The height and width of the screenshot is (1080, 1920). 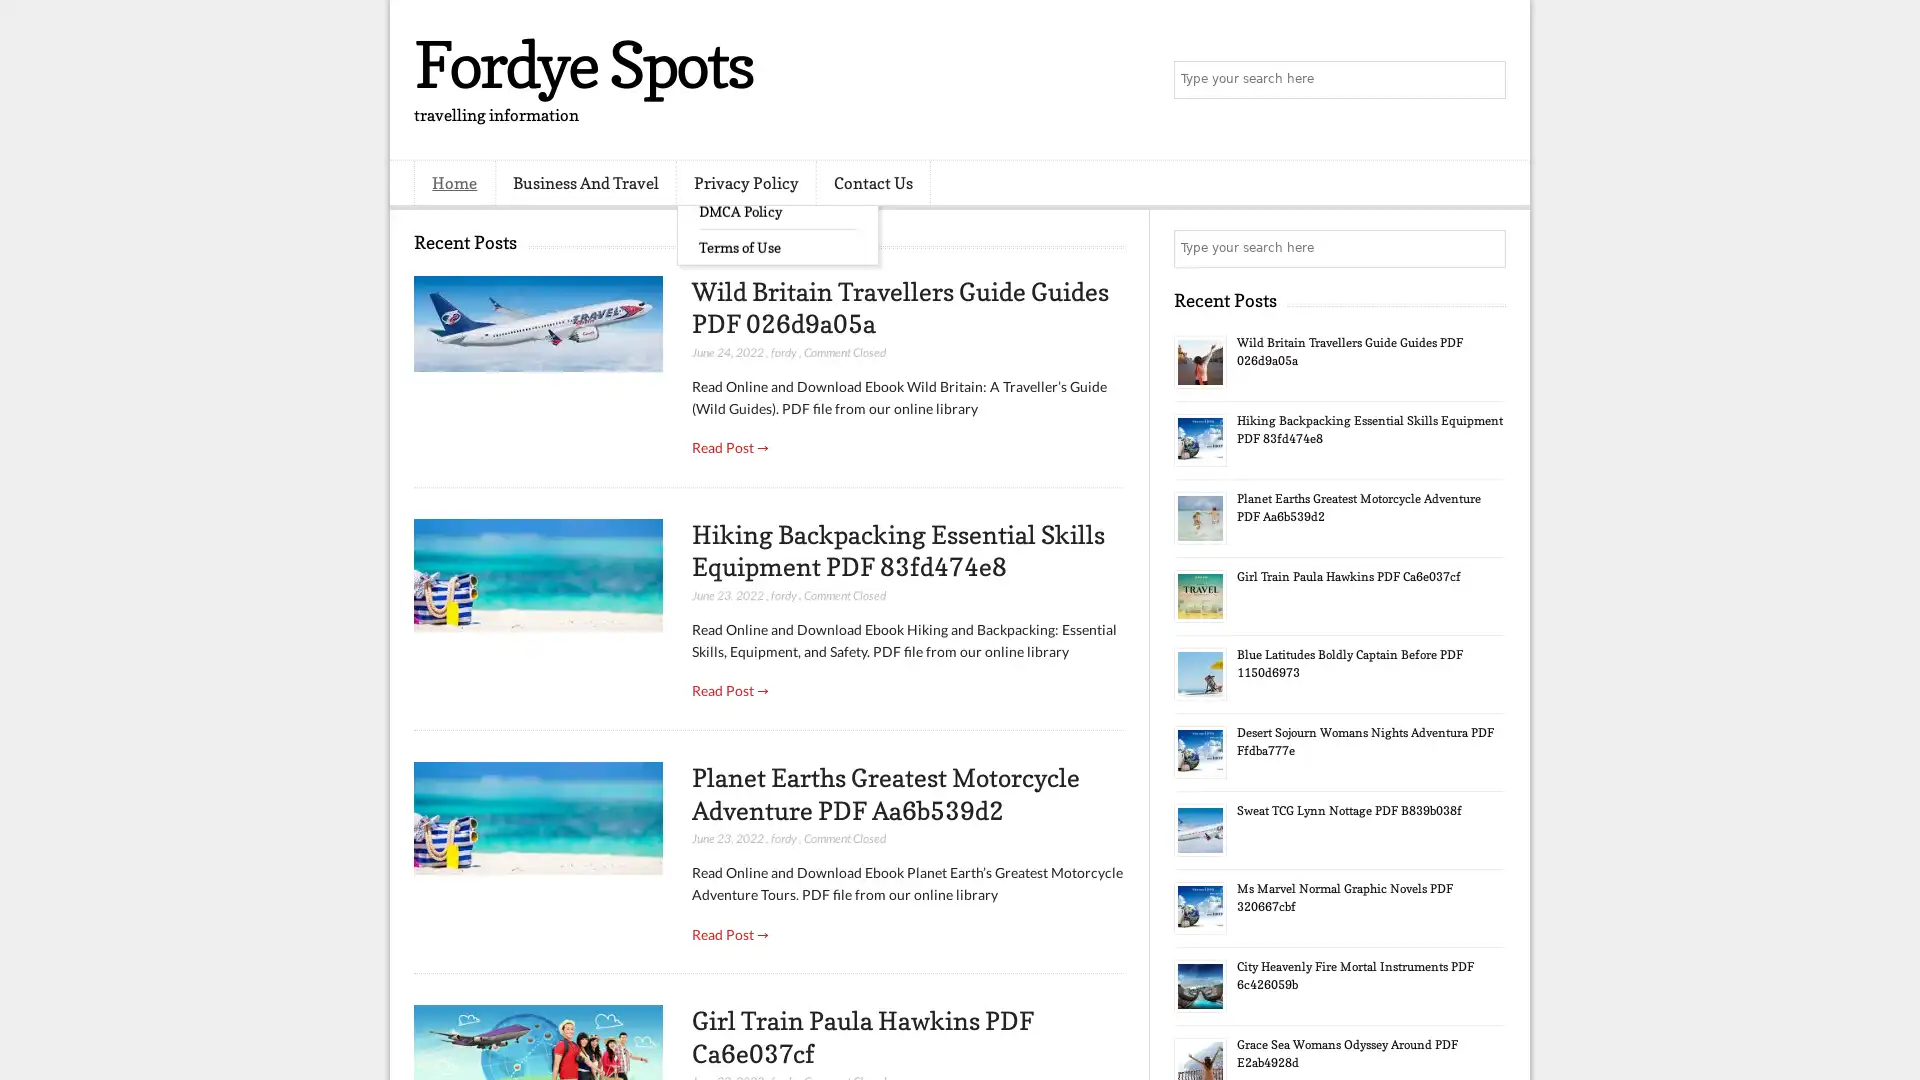 I want to click on Search, so click(x=1485, y=248).